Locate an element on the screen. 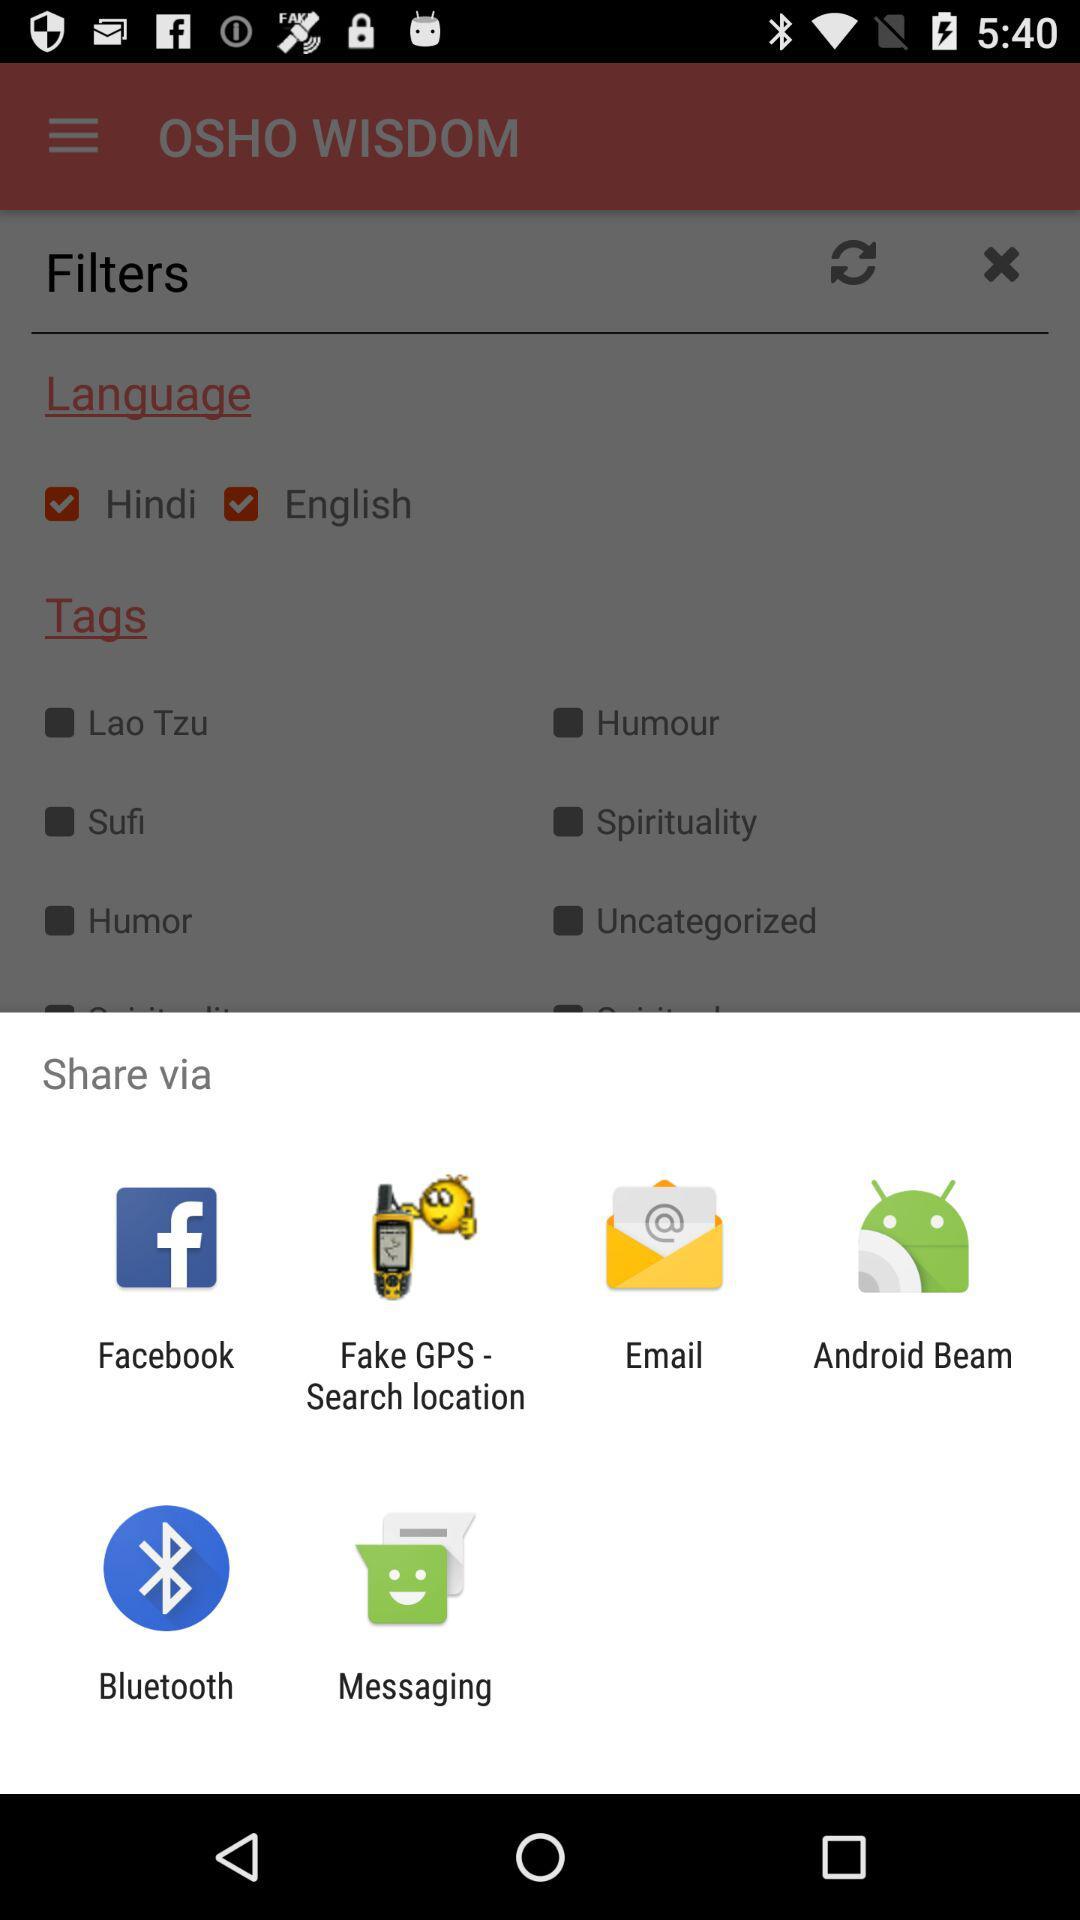 Image resolution: width=1080 pixels, height=1920 pixels. the bluetooth is located at coordinates (165, 1705).